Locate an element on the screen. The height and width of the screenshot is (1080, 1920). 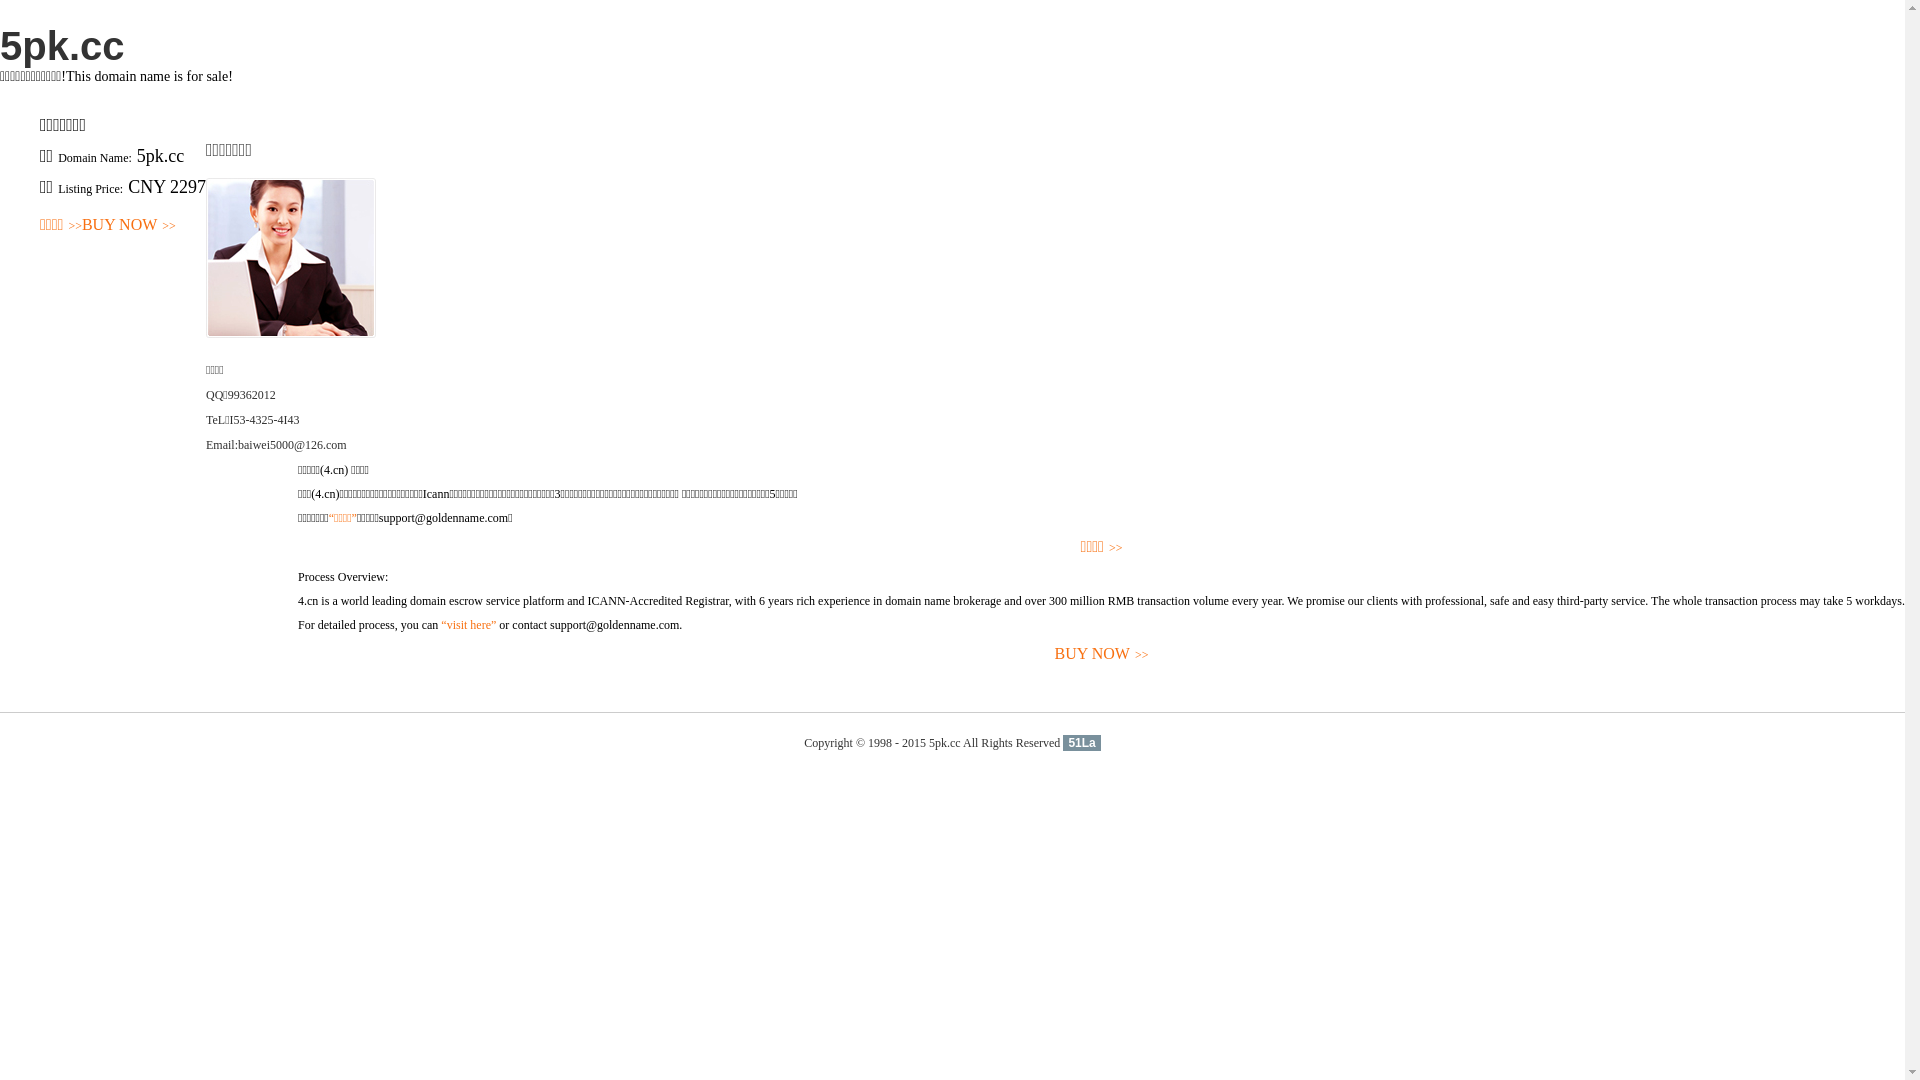
'BUY NOW>>' is located at coordinates (128, 225).